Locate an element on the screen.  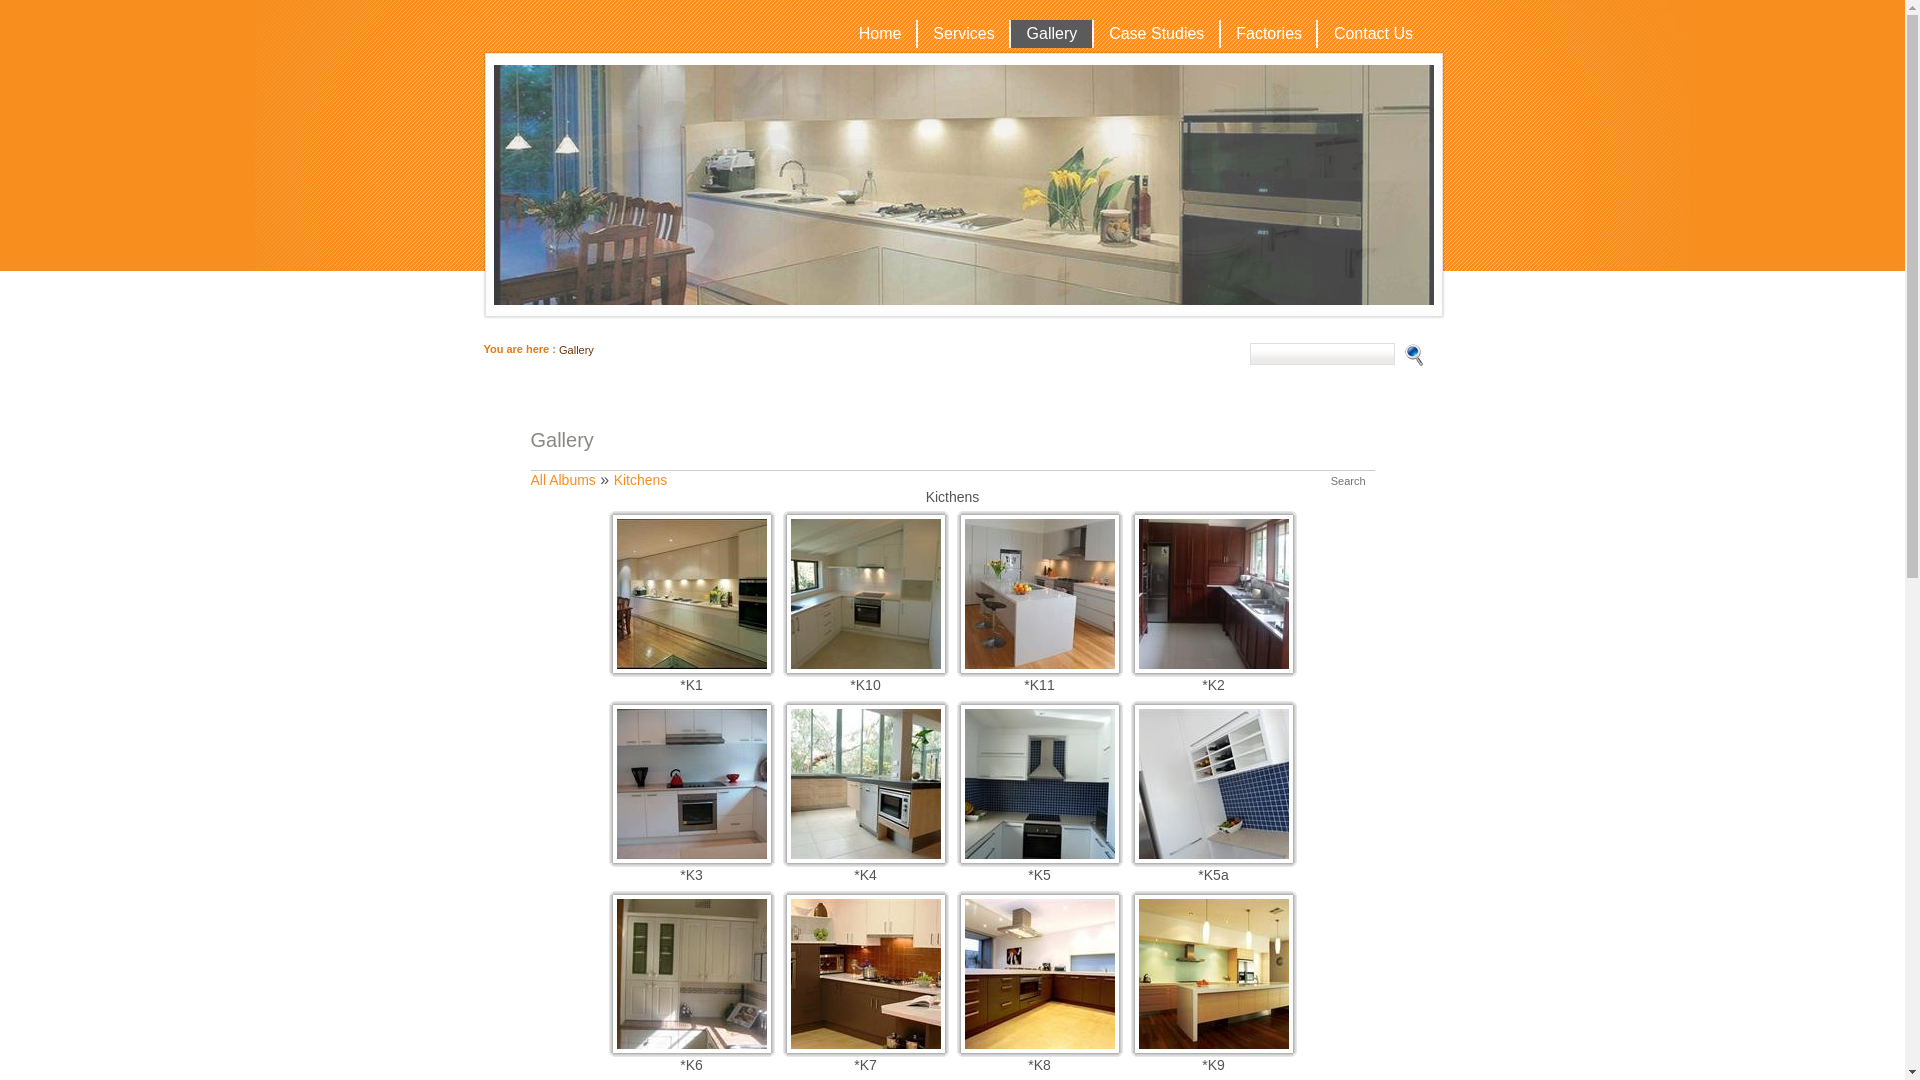
' Factories ' is located at coordinates (1267, 34).